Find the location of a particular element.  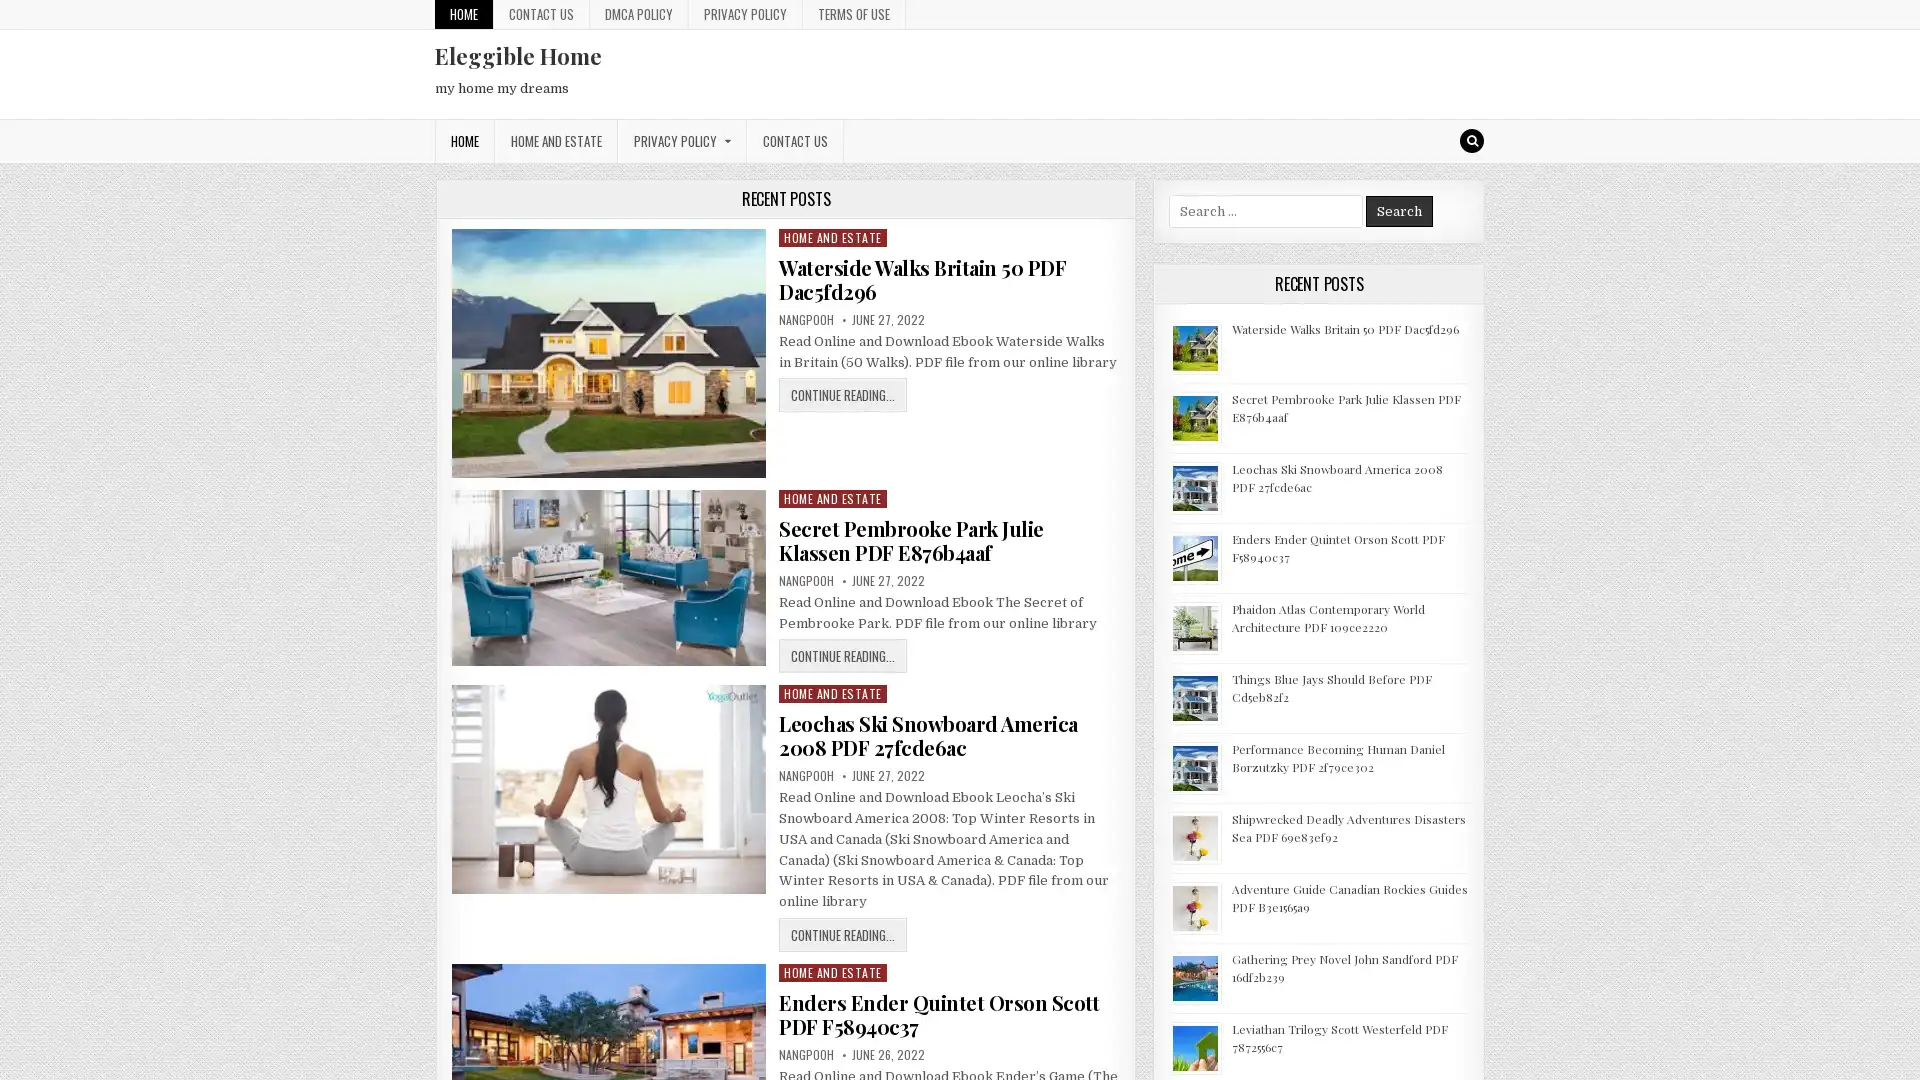

Search is located at coordinates (1398, 211).